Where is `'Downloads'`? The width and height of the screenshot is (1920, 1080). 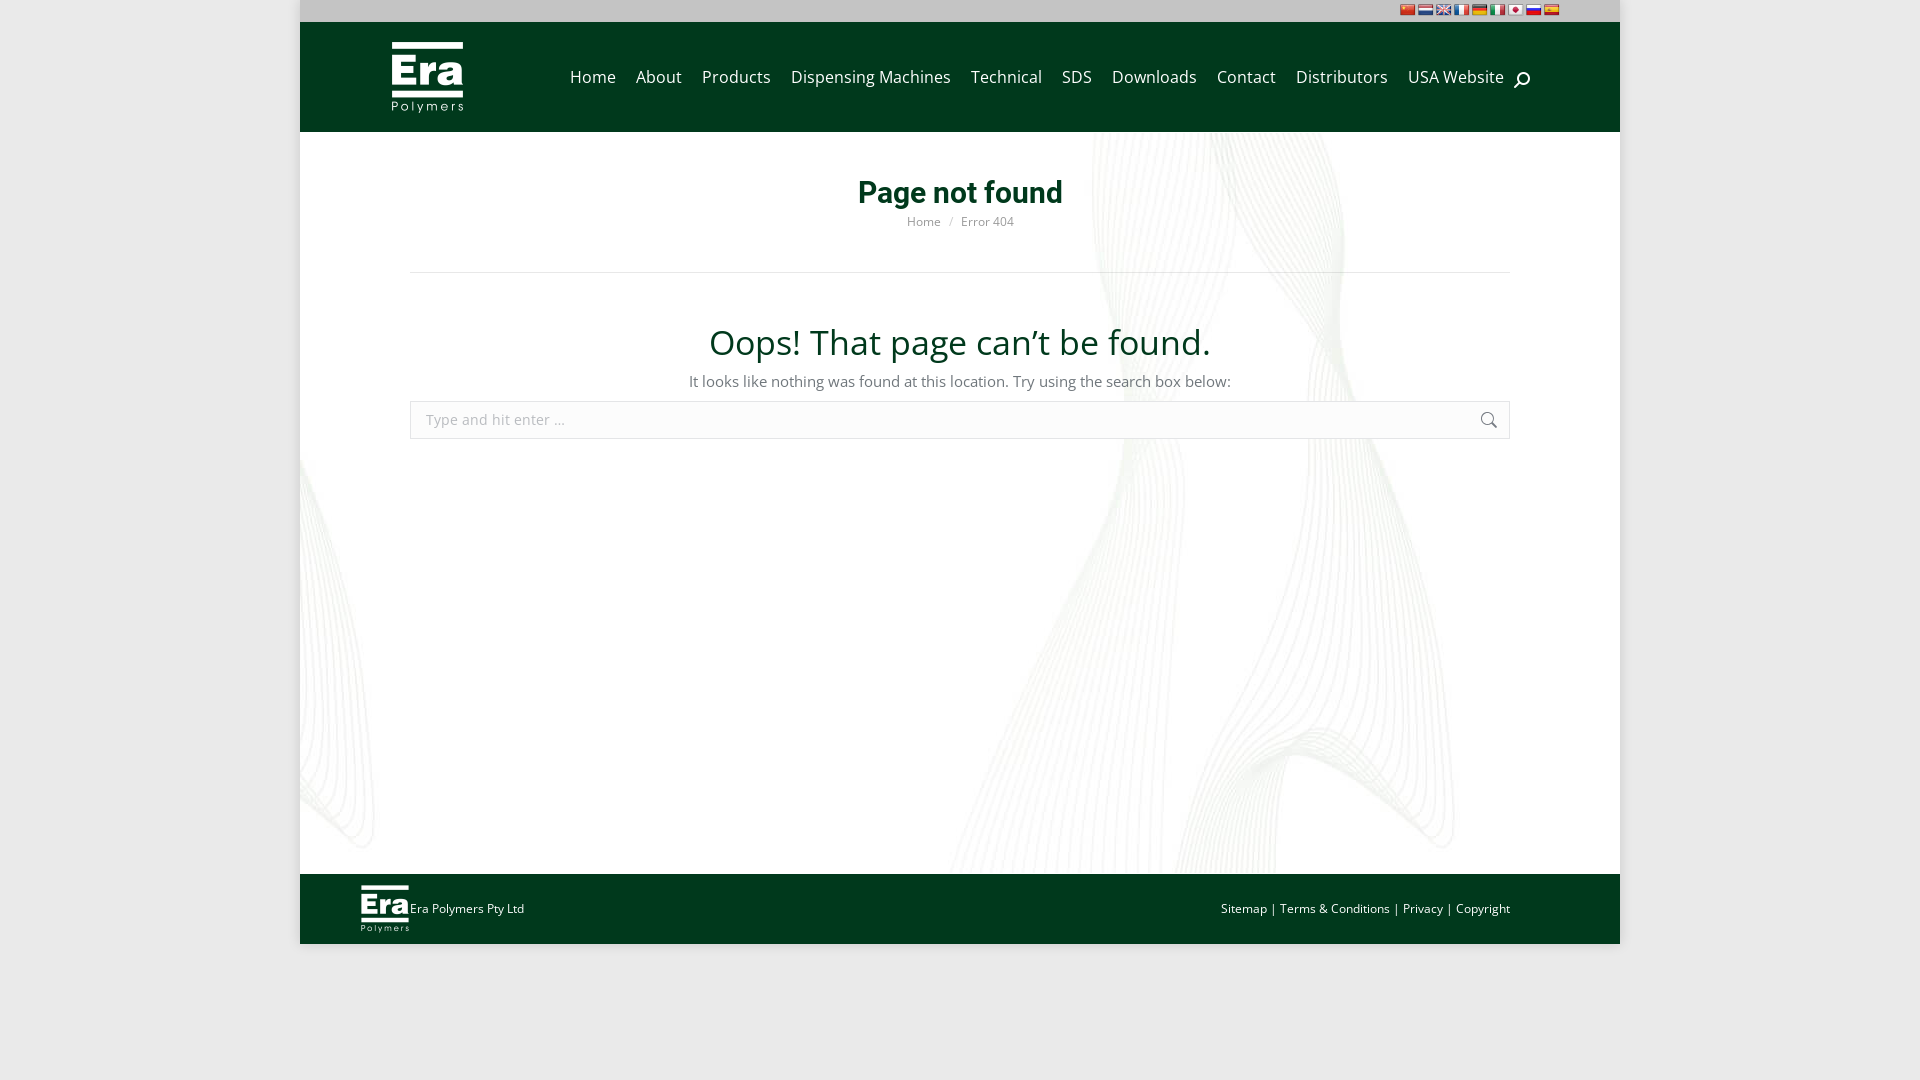 'Downloads' is located at coordinates (1154, 76).